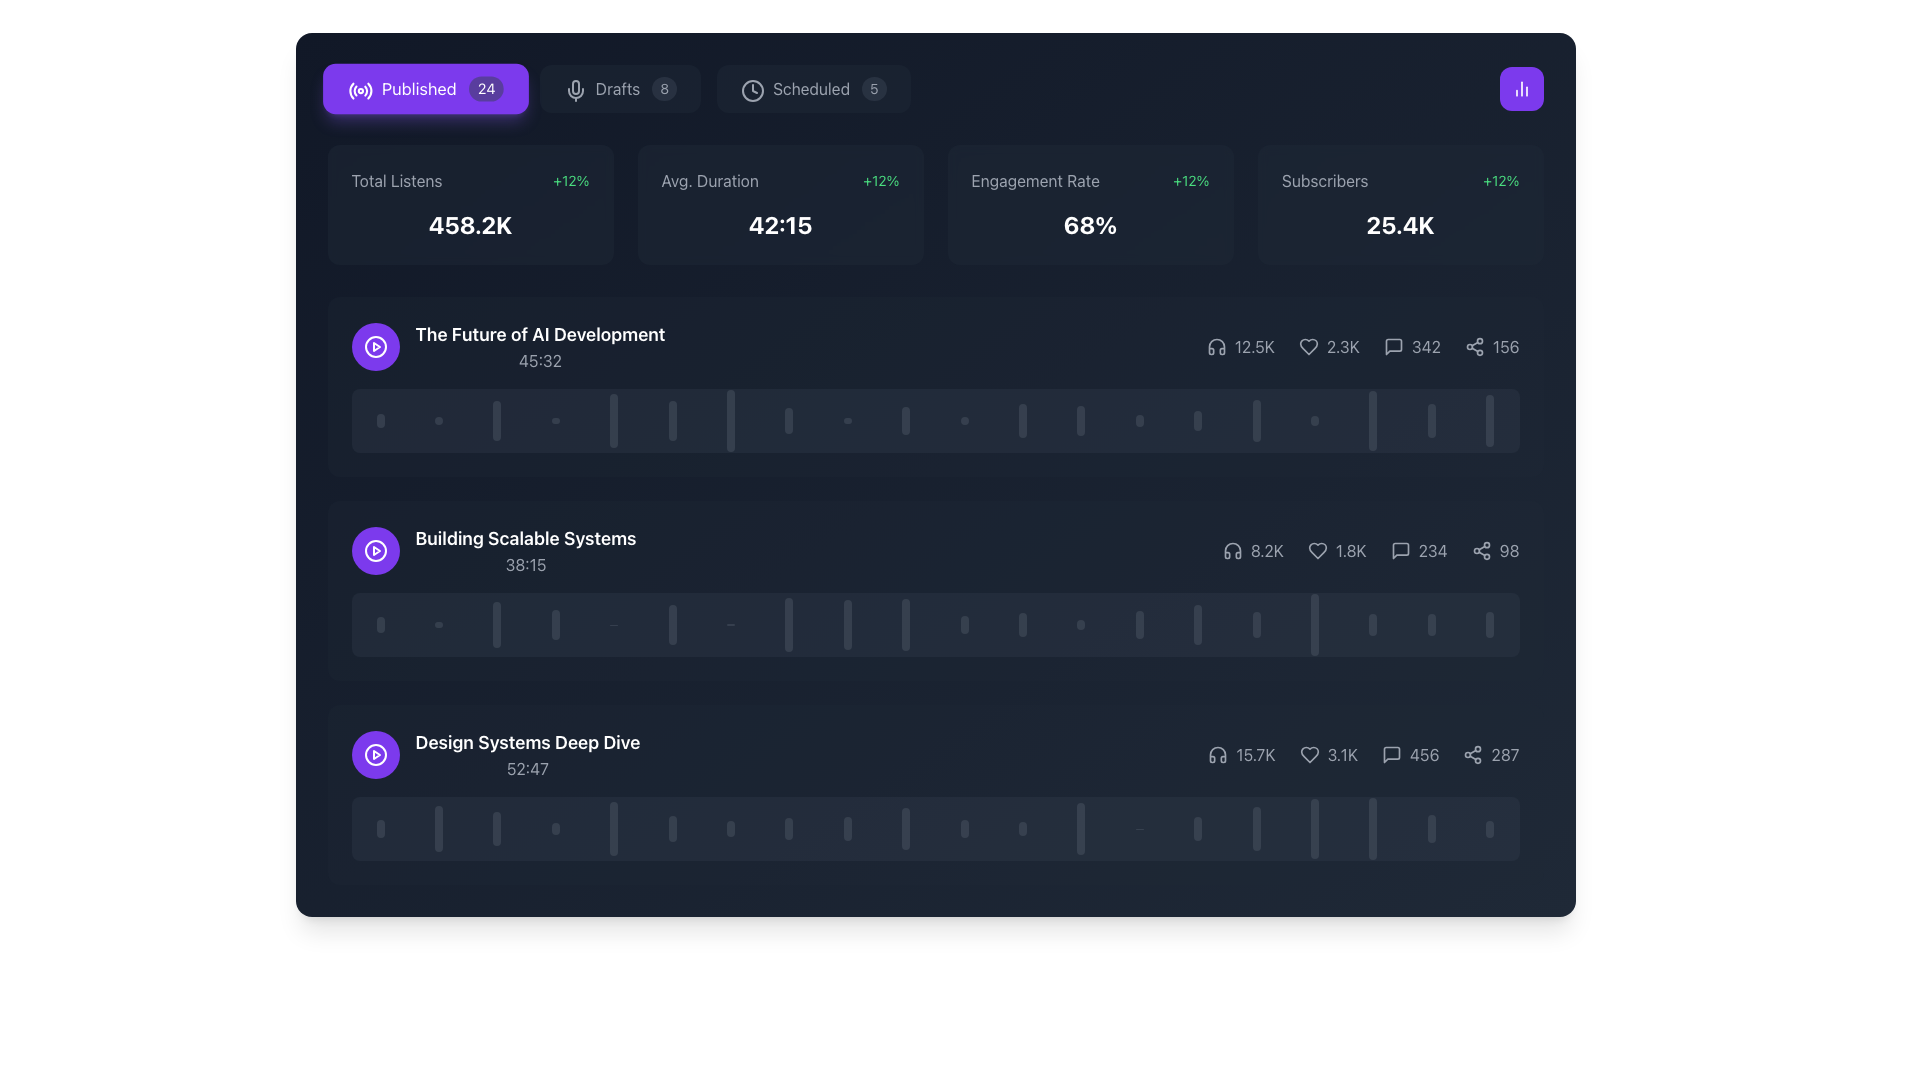 Image resolution: width=1920 pixels, height=1080 pixels. I want to click on the 19th vertical bar in the progress bar component, so click(1430, 623).